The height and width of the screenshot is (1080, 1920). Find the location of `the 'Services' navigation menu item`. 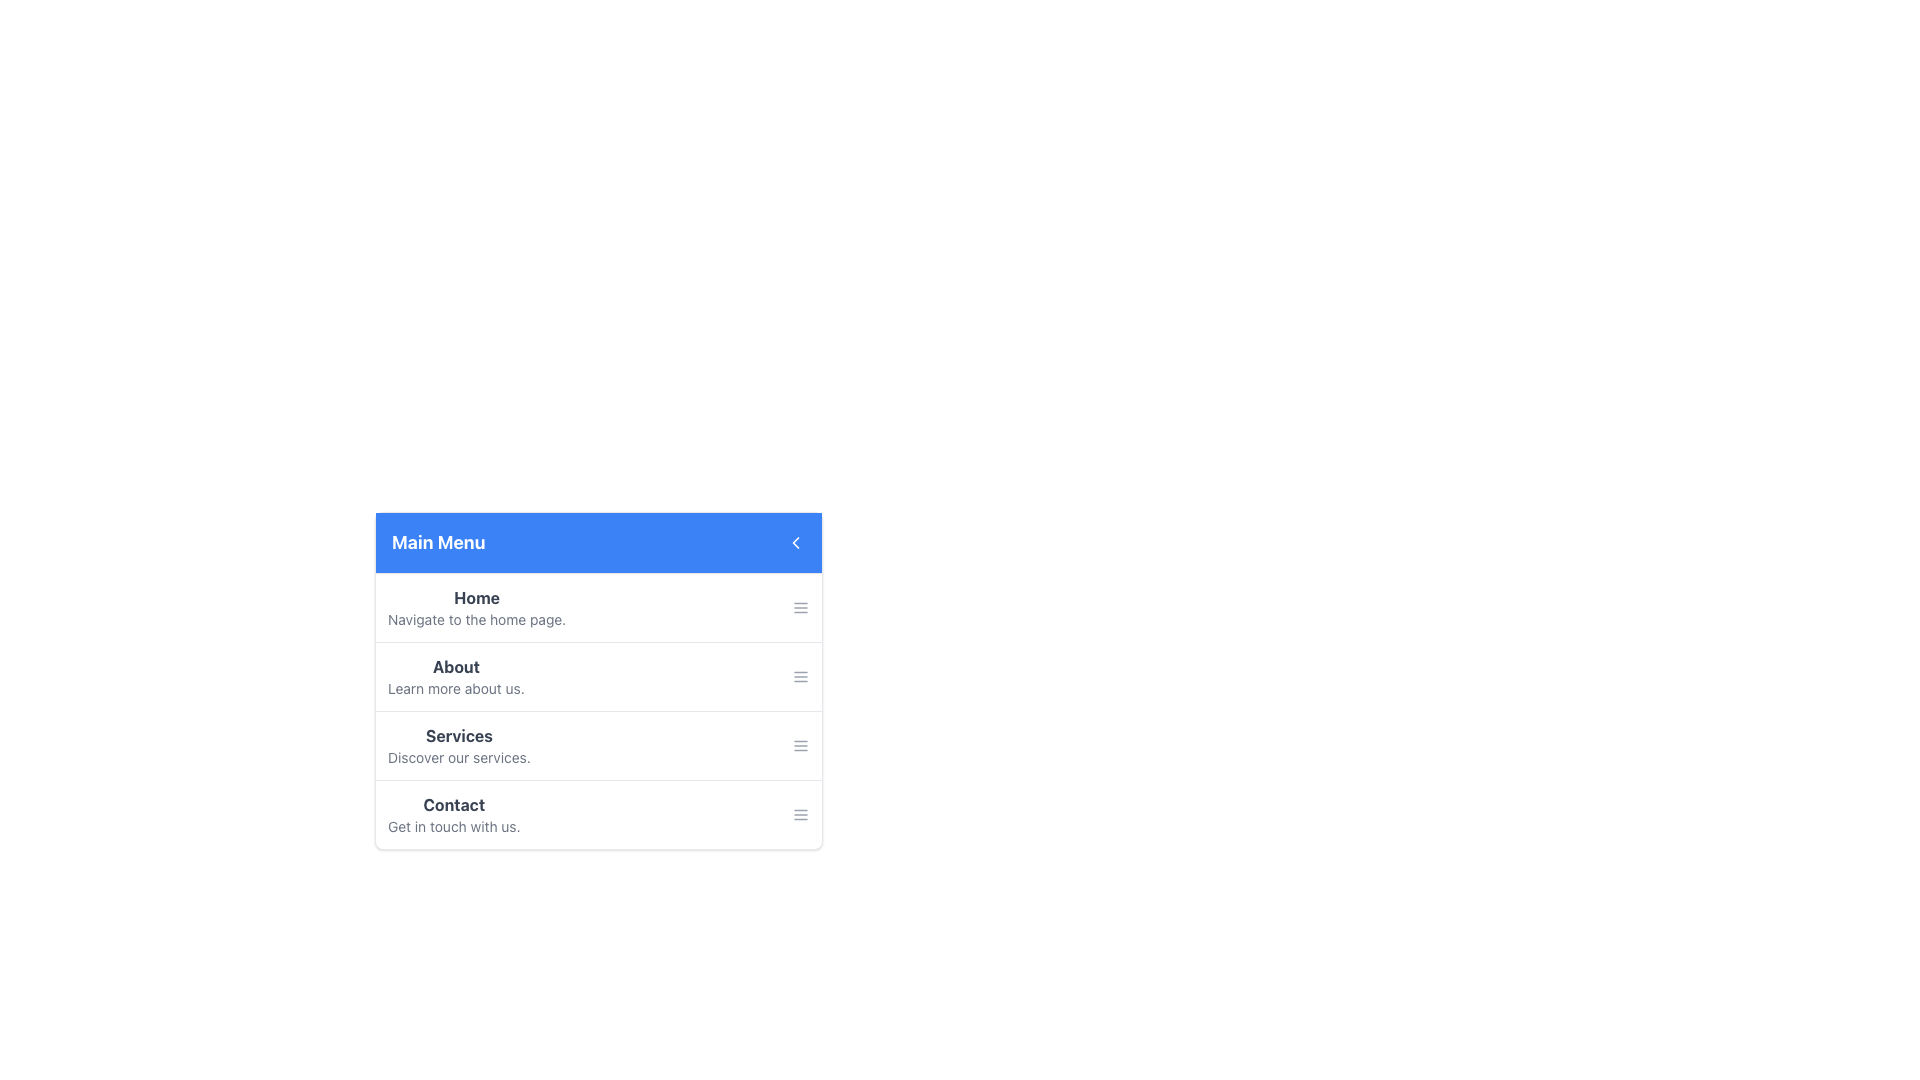

the 'Services' navigation menu item is located at coordinates (598, 736).